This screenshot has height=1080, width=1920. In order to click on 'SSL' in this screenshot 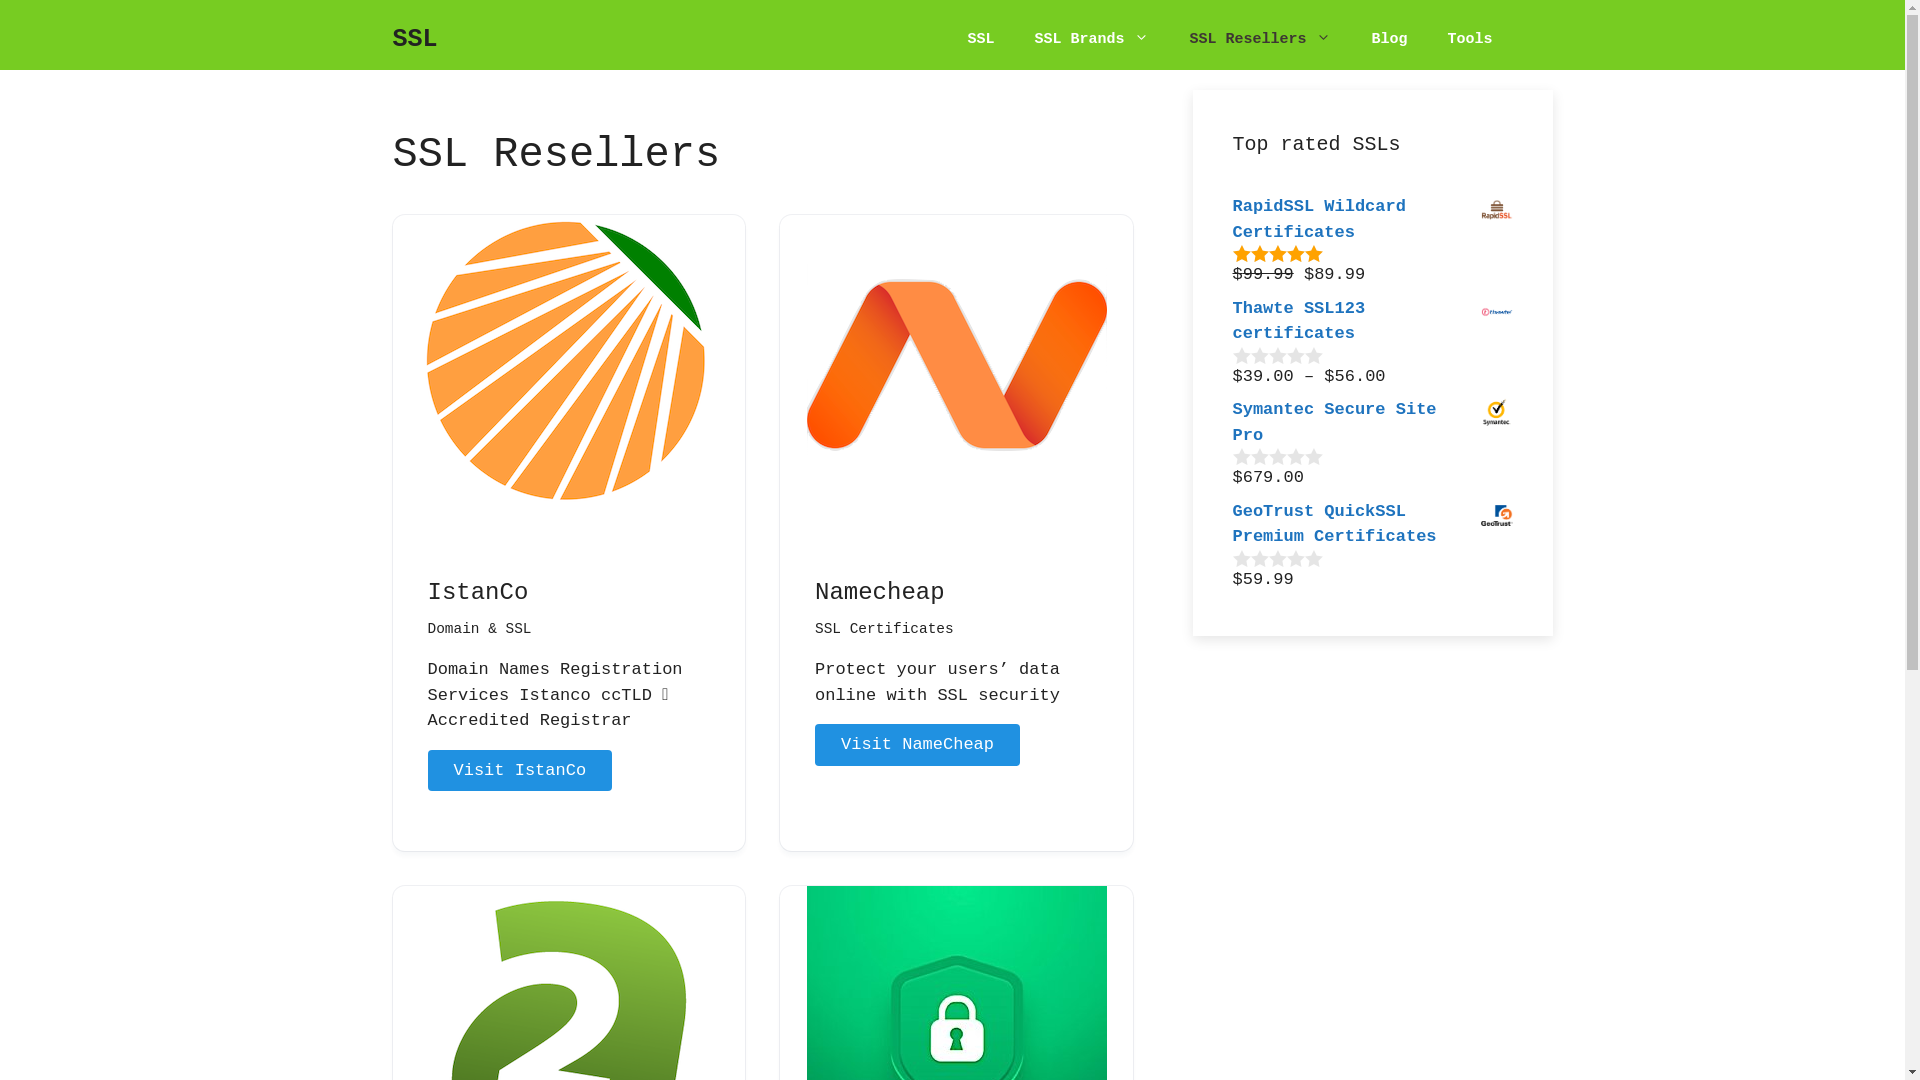, I will do `click(980, 39)`.